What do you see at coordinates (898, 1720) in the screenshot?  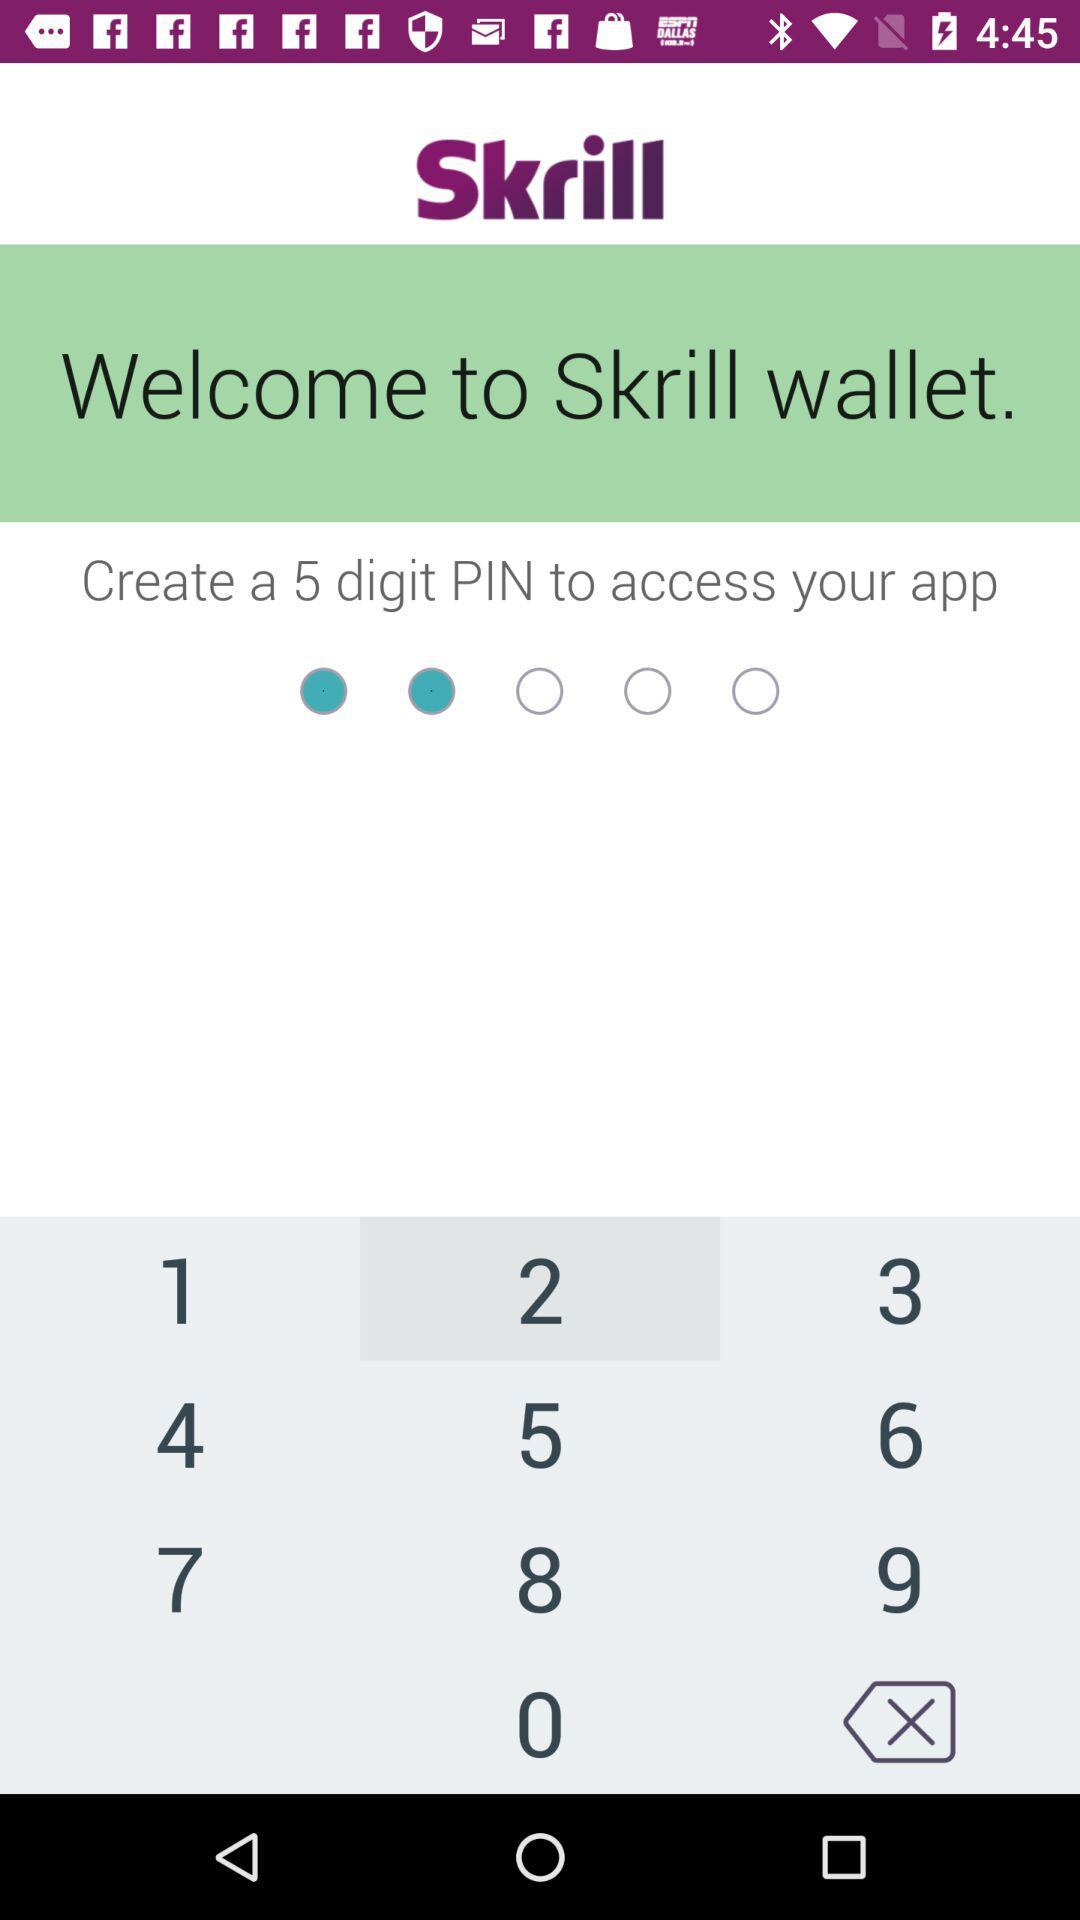 I see `delete the numbers` at bounding box center [898, 1720].